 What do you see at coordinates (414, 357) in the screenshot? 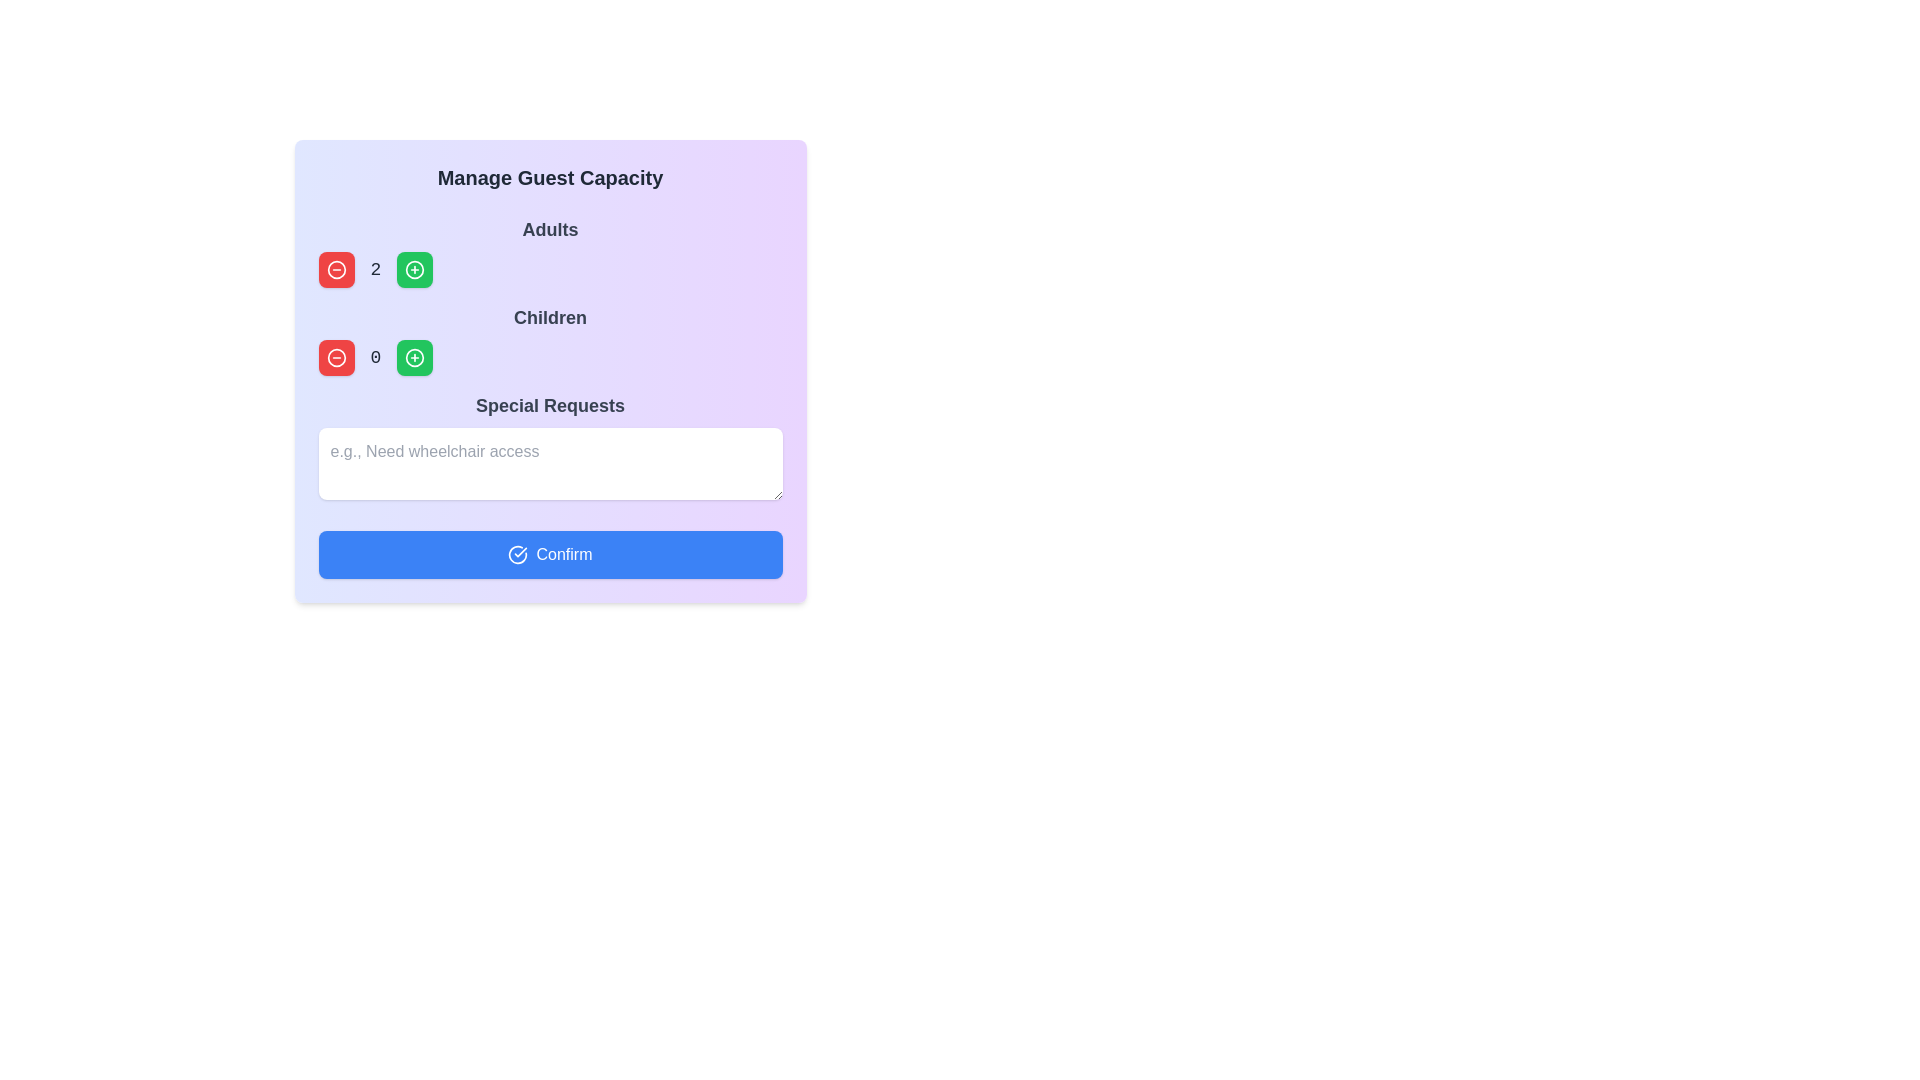
I see `the circular green icon with a white '+' symbol, which is part of the guest count controls` at bounding box center [414, 357].